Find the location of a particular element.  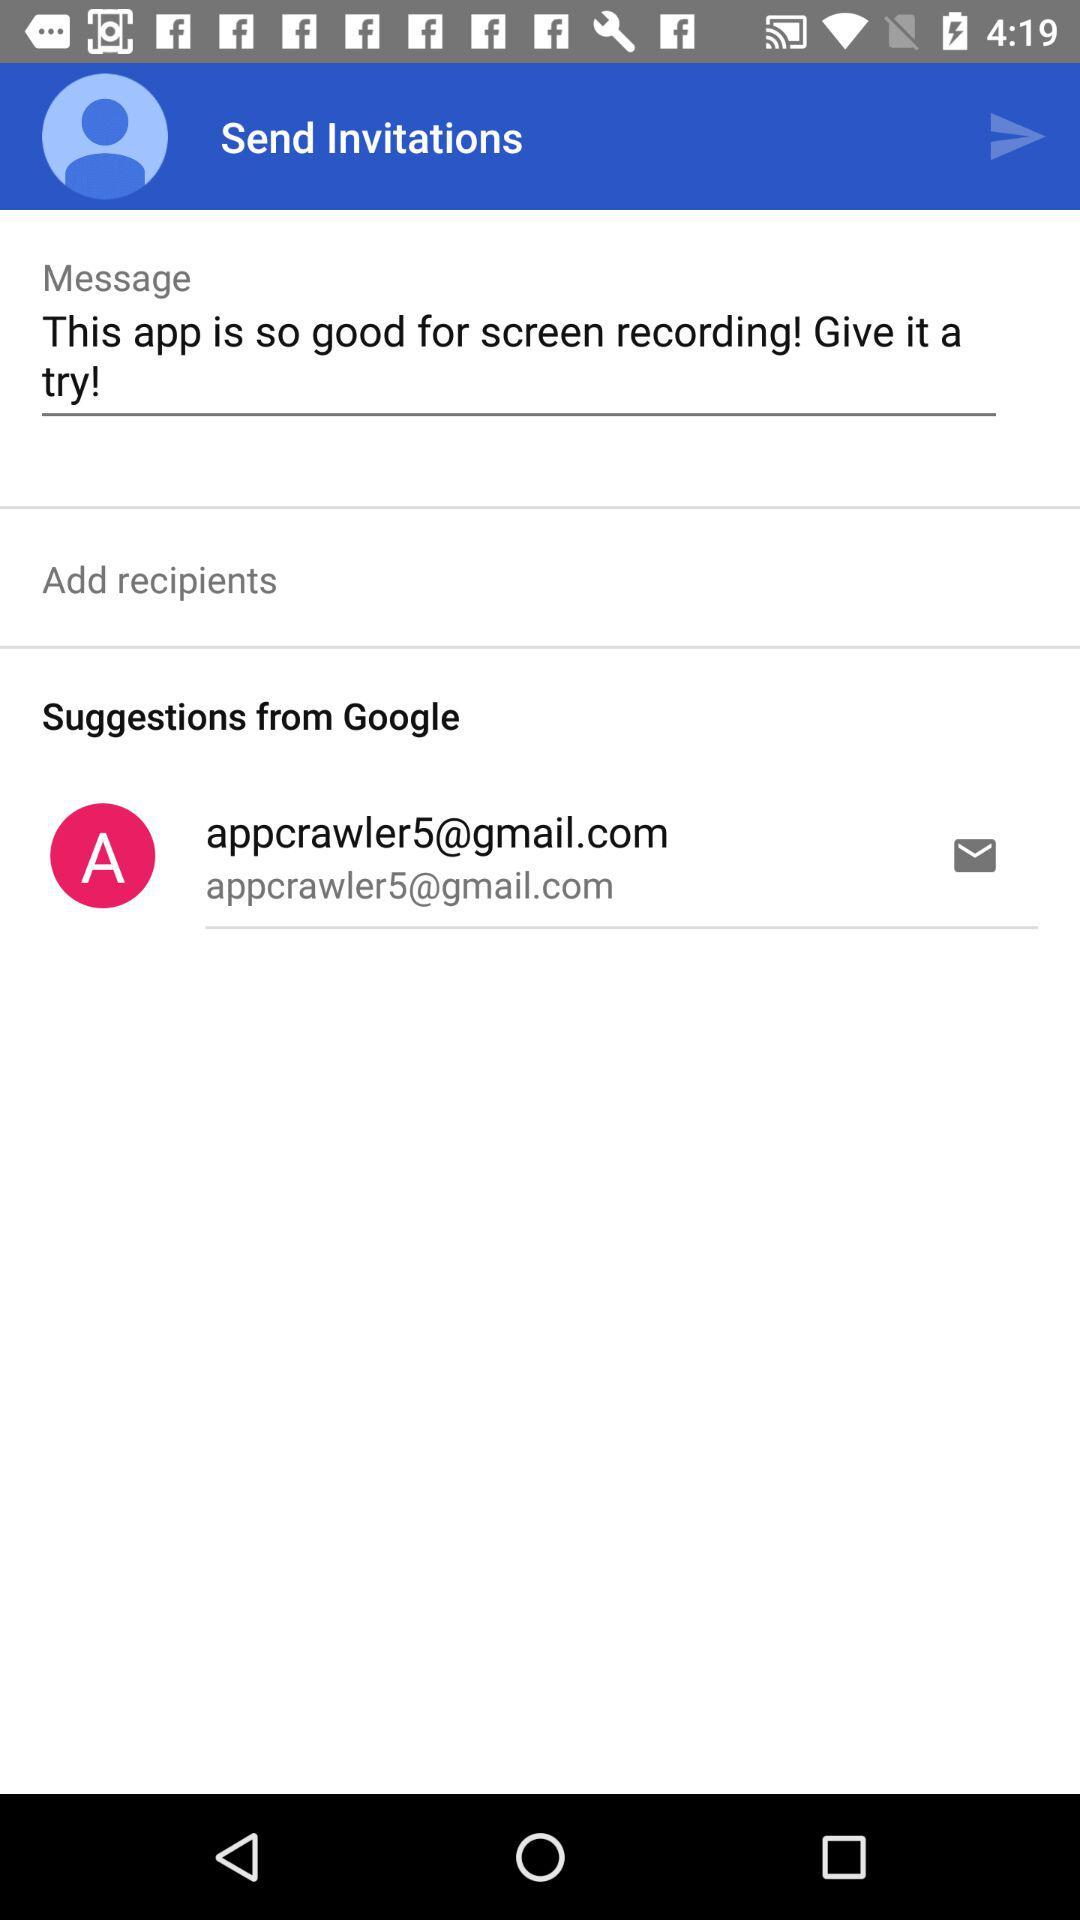

the this app is item is located at coordinates (518, 354).